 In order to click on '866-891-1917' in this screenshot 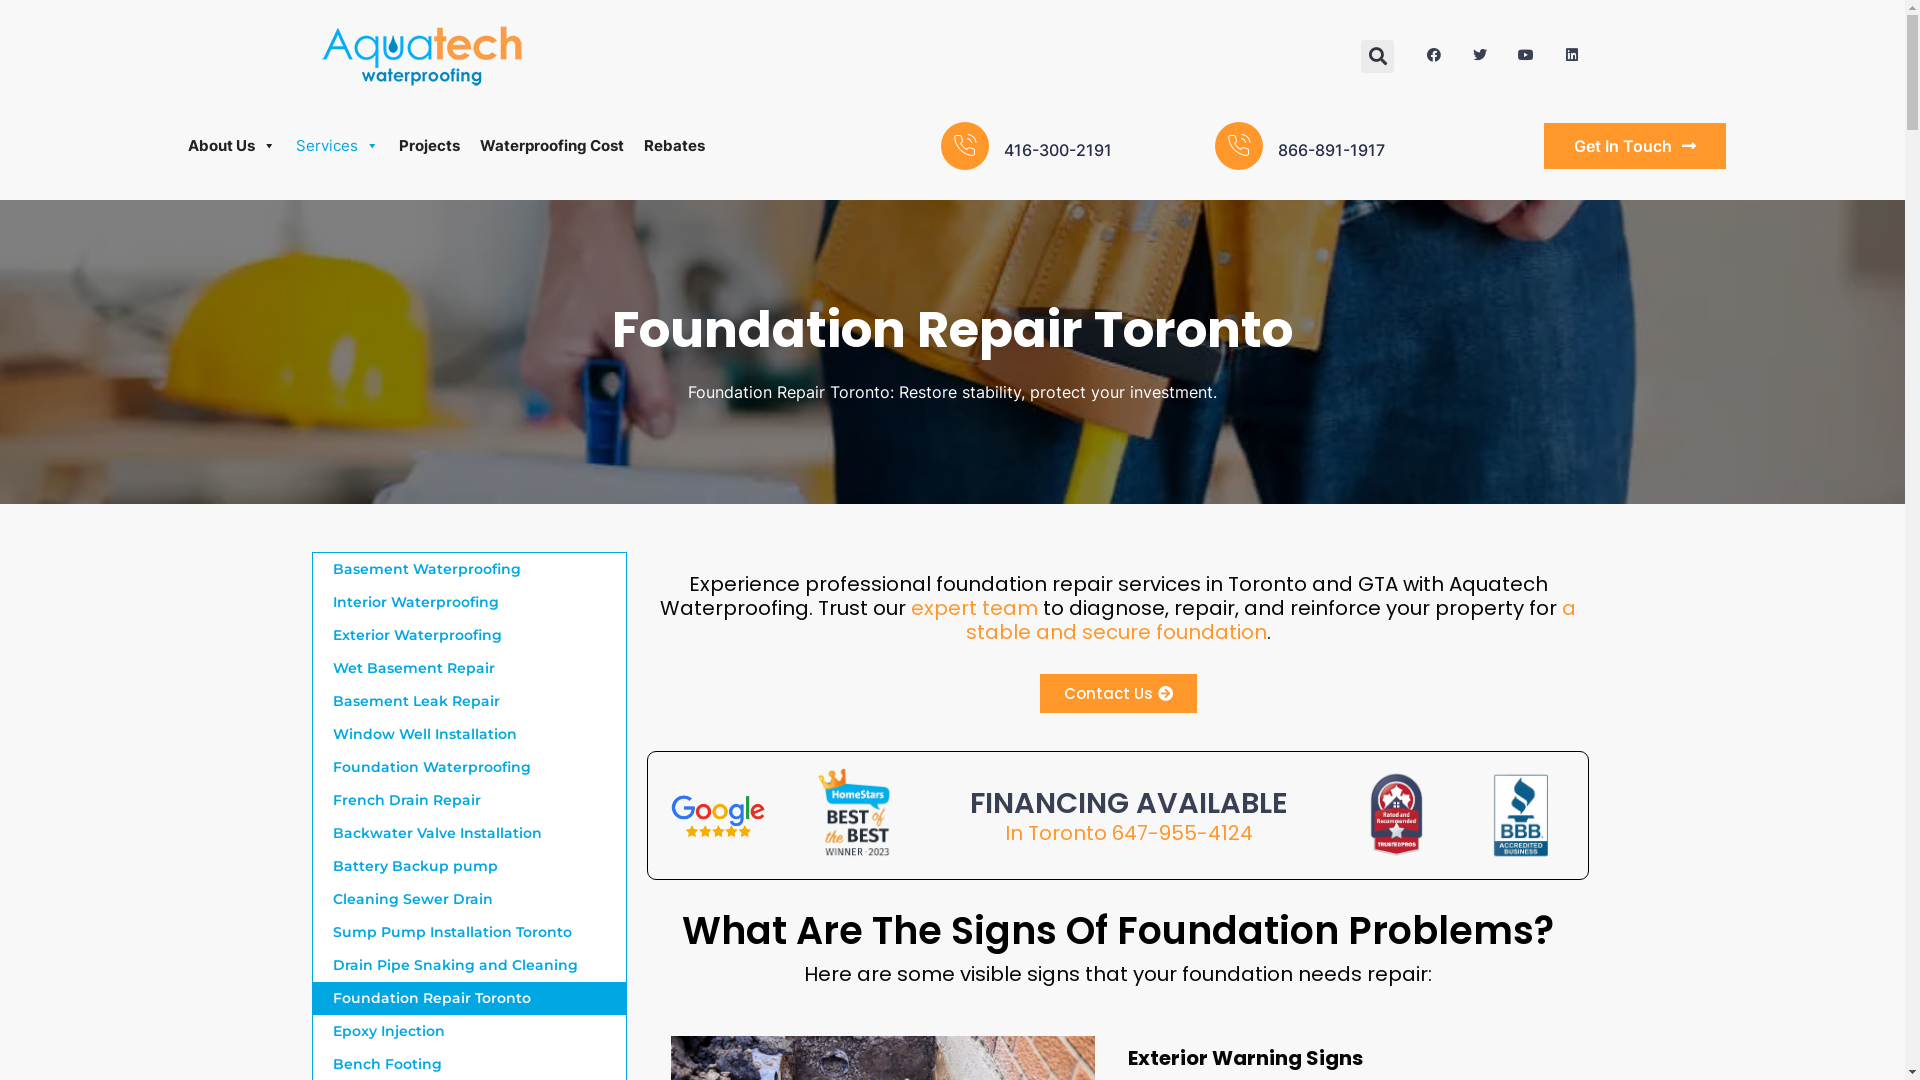, I will do `click(1276, 149)`.